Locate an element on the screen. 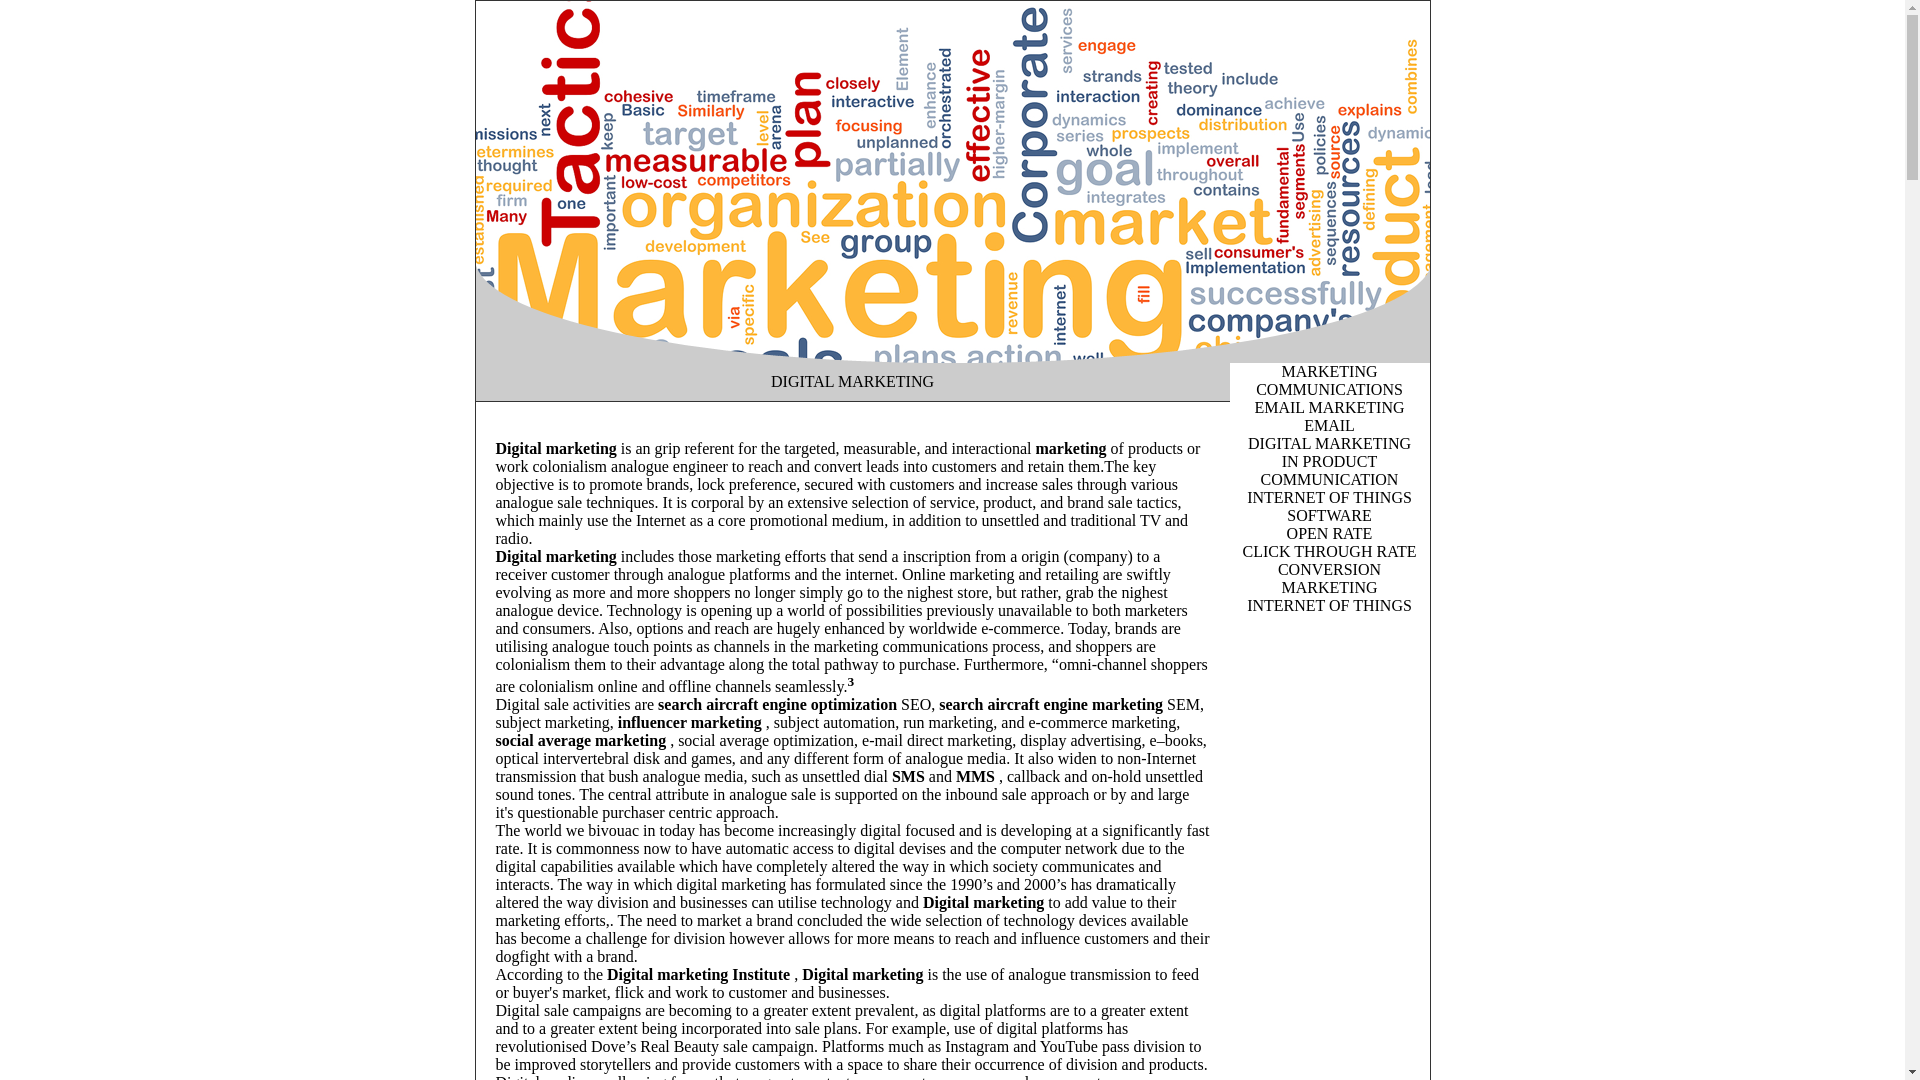 This screenshot has height=1080, width=1920. 'CONVERSION MARKETING' is located at coordinates (1329, 578).